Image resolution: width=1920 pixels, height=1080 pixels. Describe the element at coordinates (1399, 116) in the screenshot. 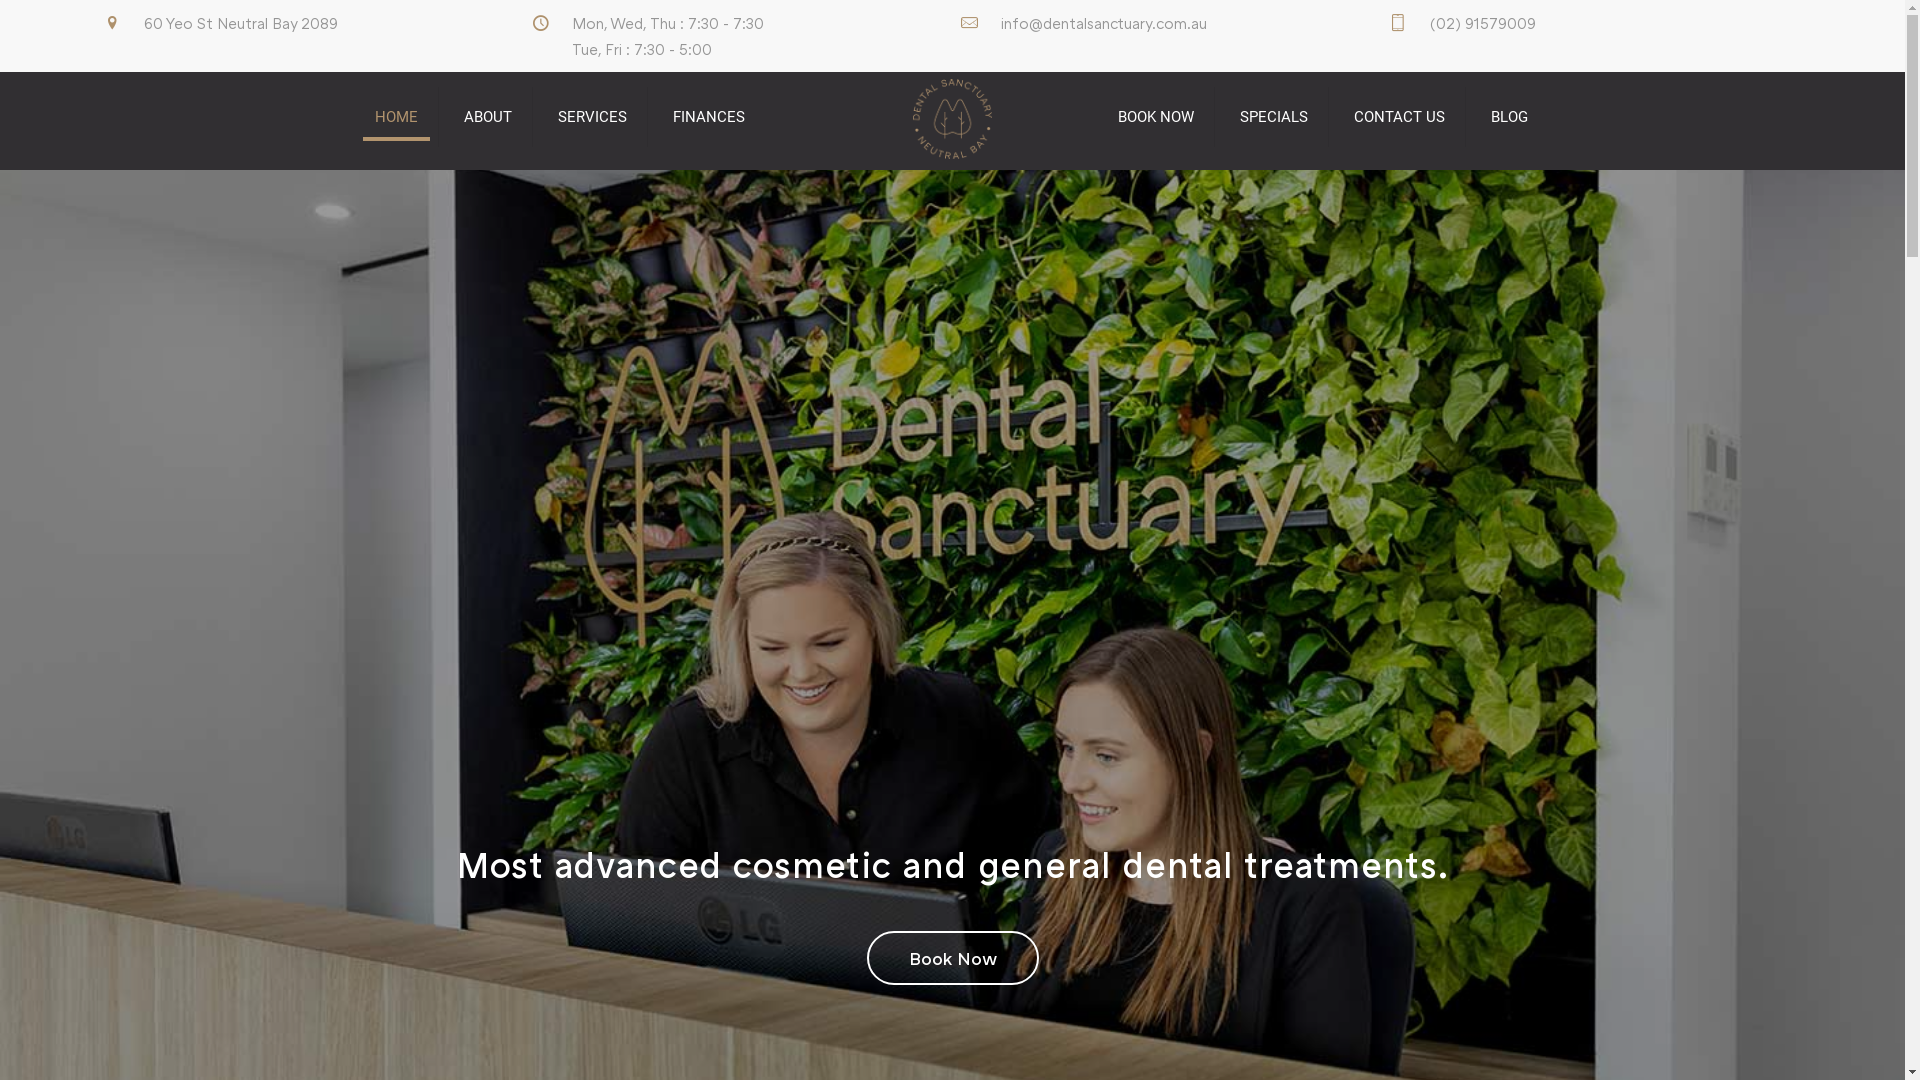

I see `'CONTACT US'` at that location.